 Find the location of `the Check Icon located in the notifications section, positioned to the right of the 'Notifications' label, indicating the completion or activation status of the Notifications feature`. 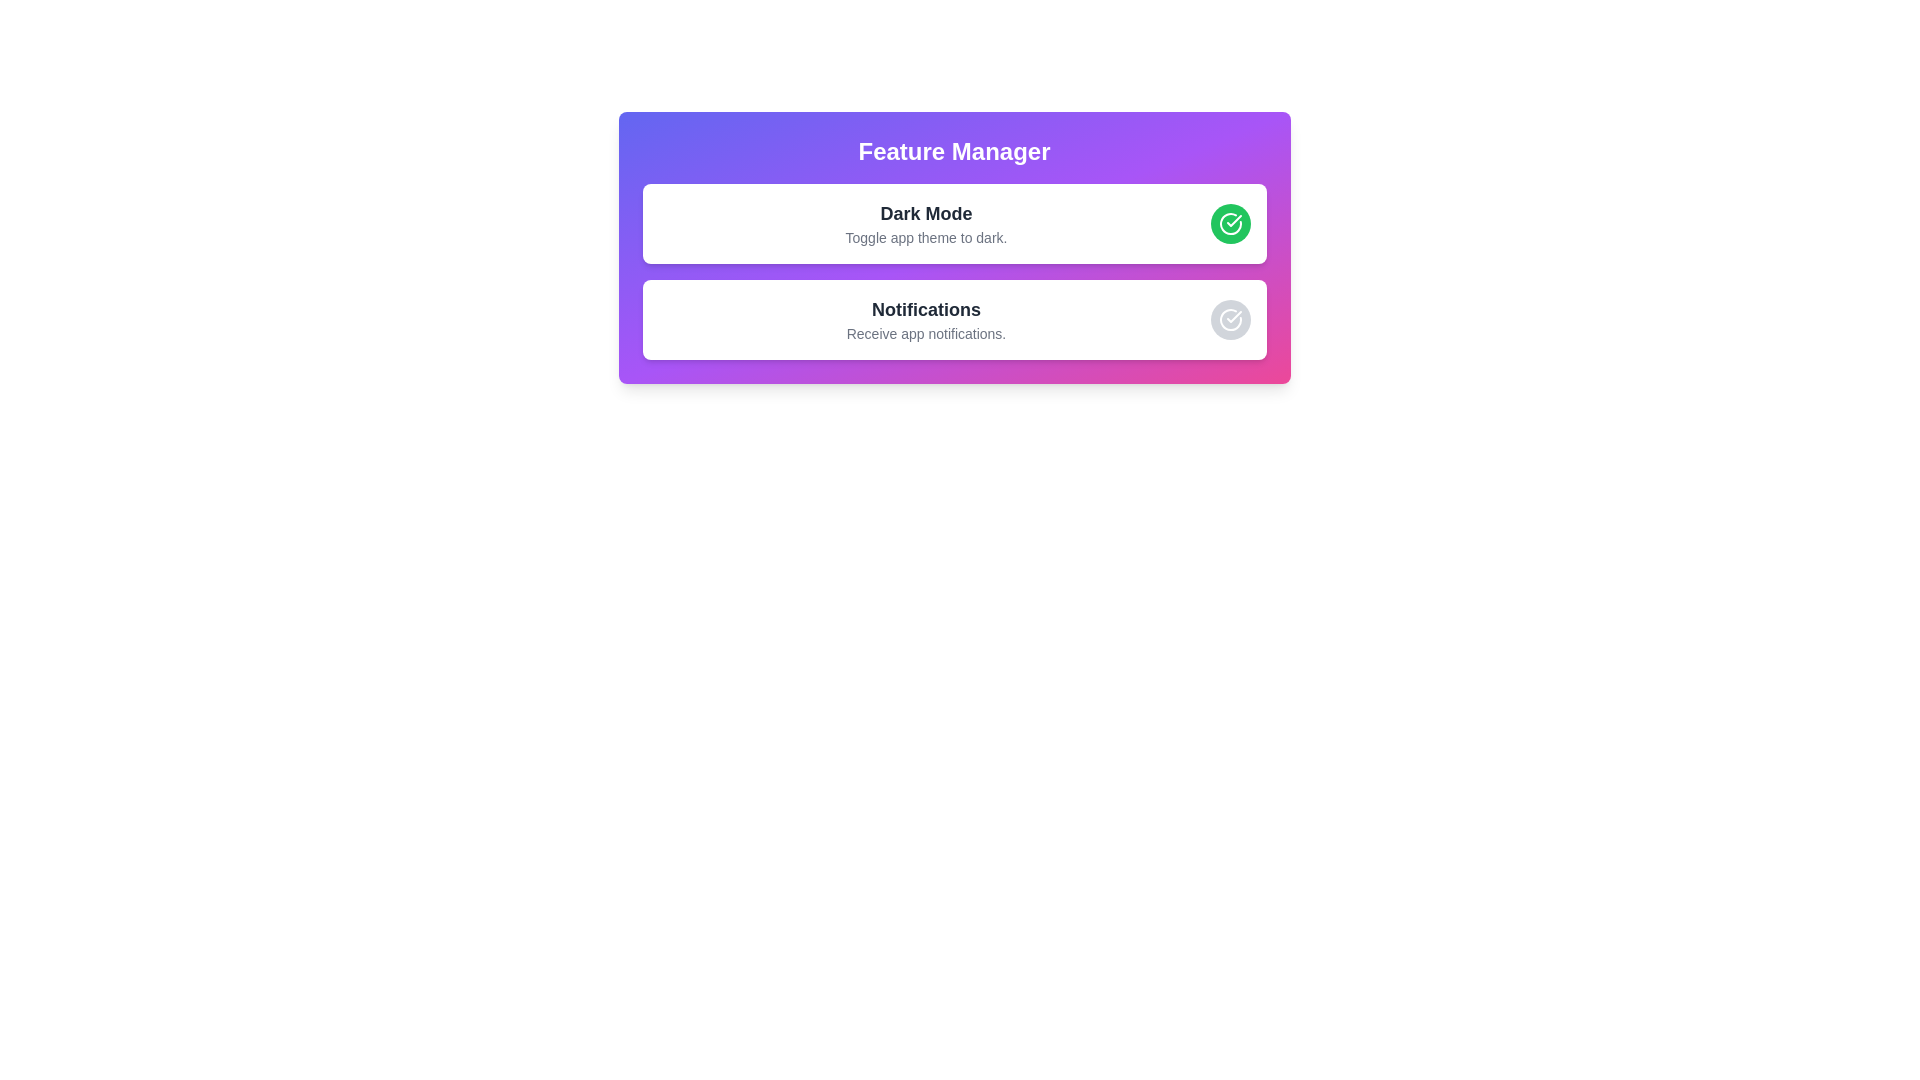

the Check Icon located in the notifications section, positioned to the right of the 'Notifications' label, indicating the completion or activation status of the Notifications feature is located at coordinates (1229, 319).